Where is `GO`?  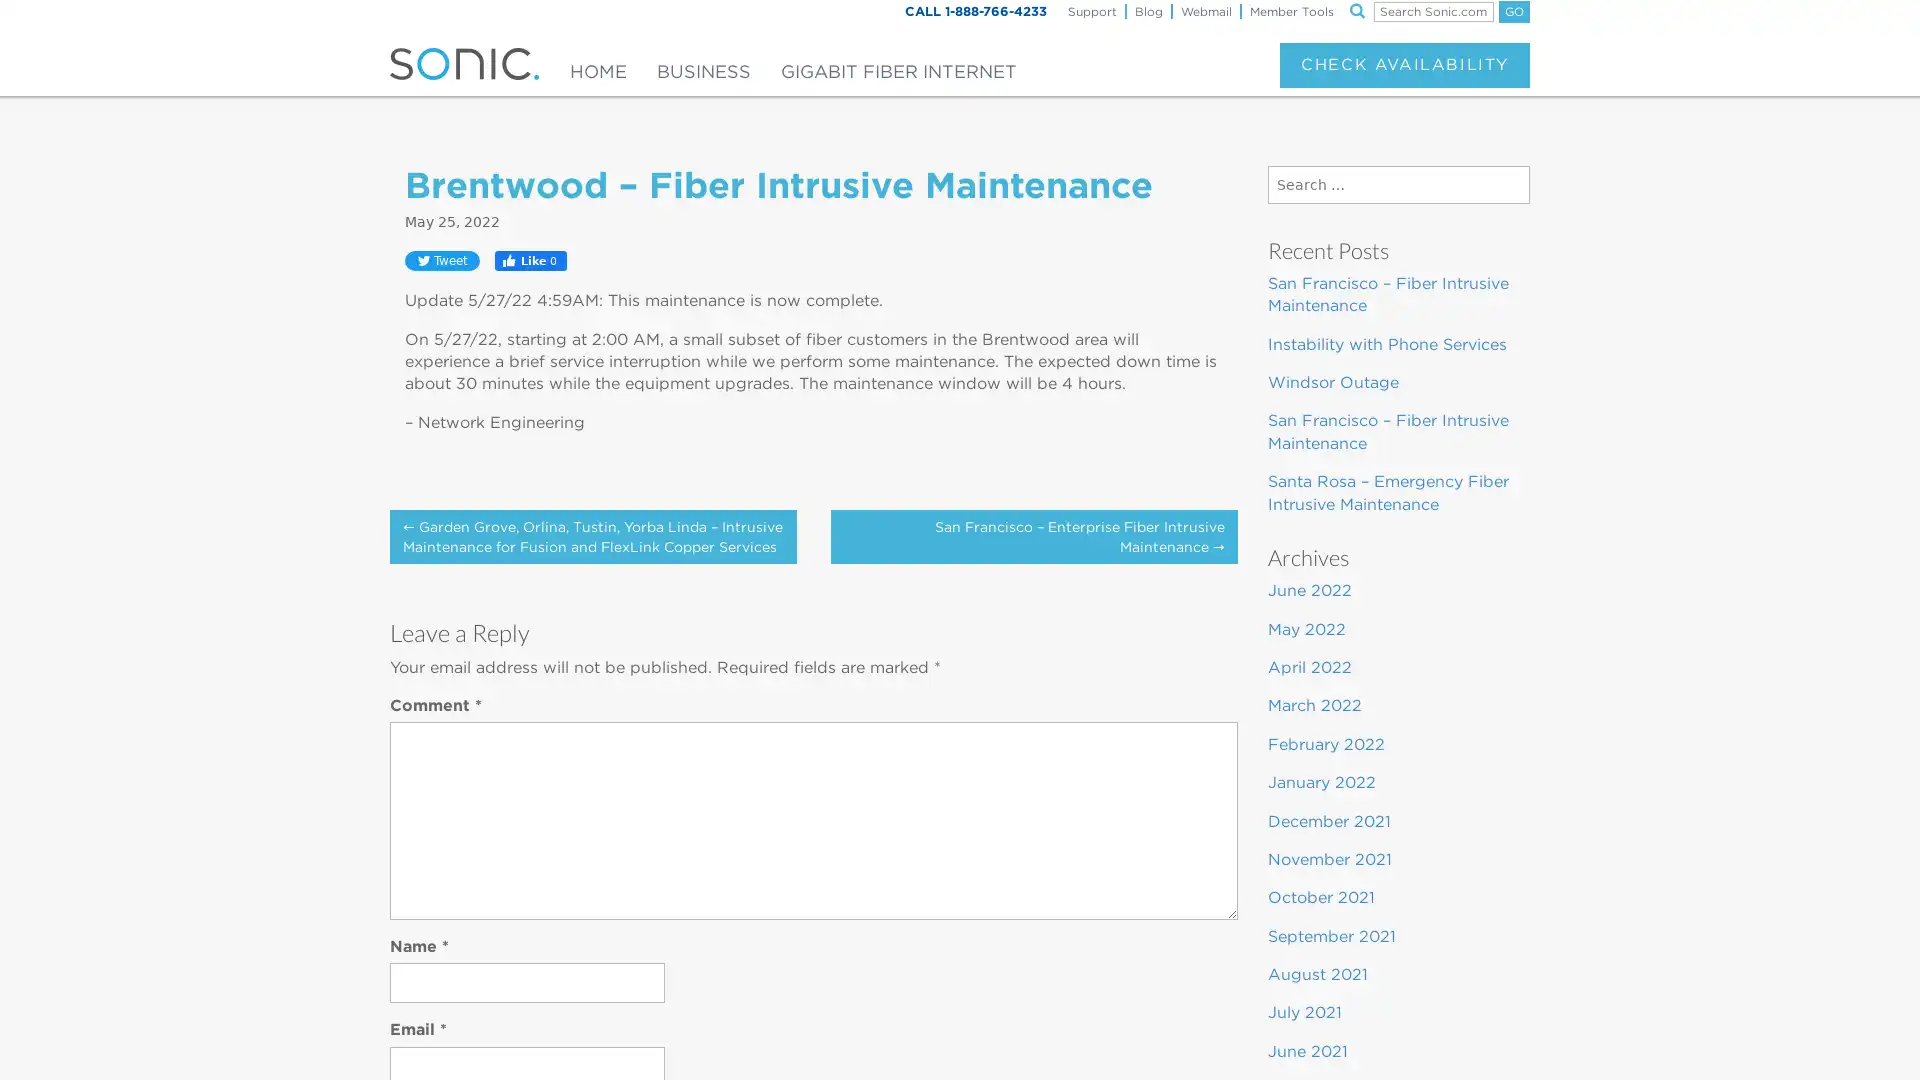 GO is located at coordinates (1514, 11).